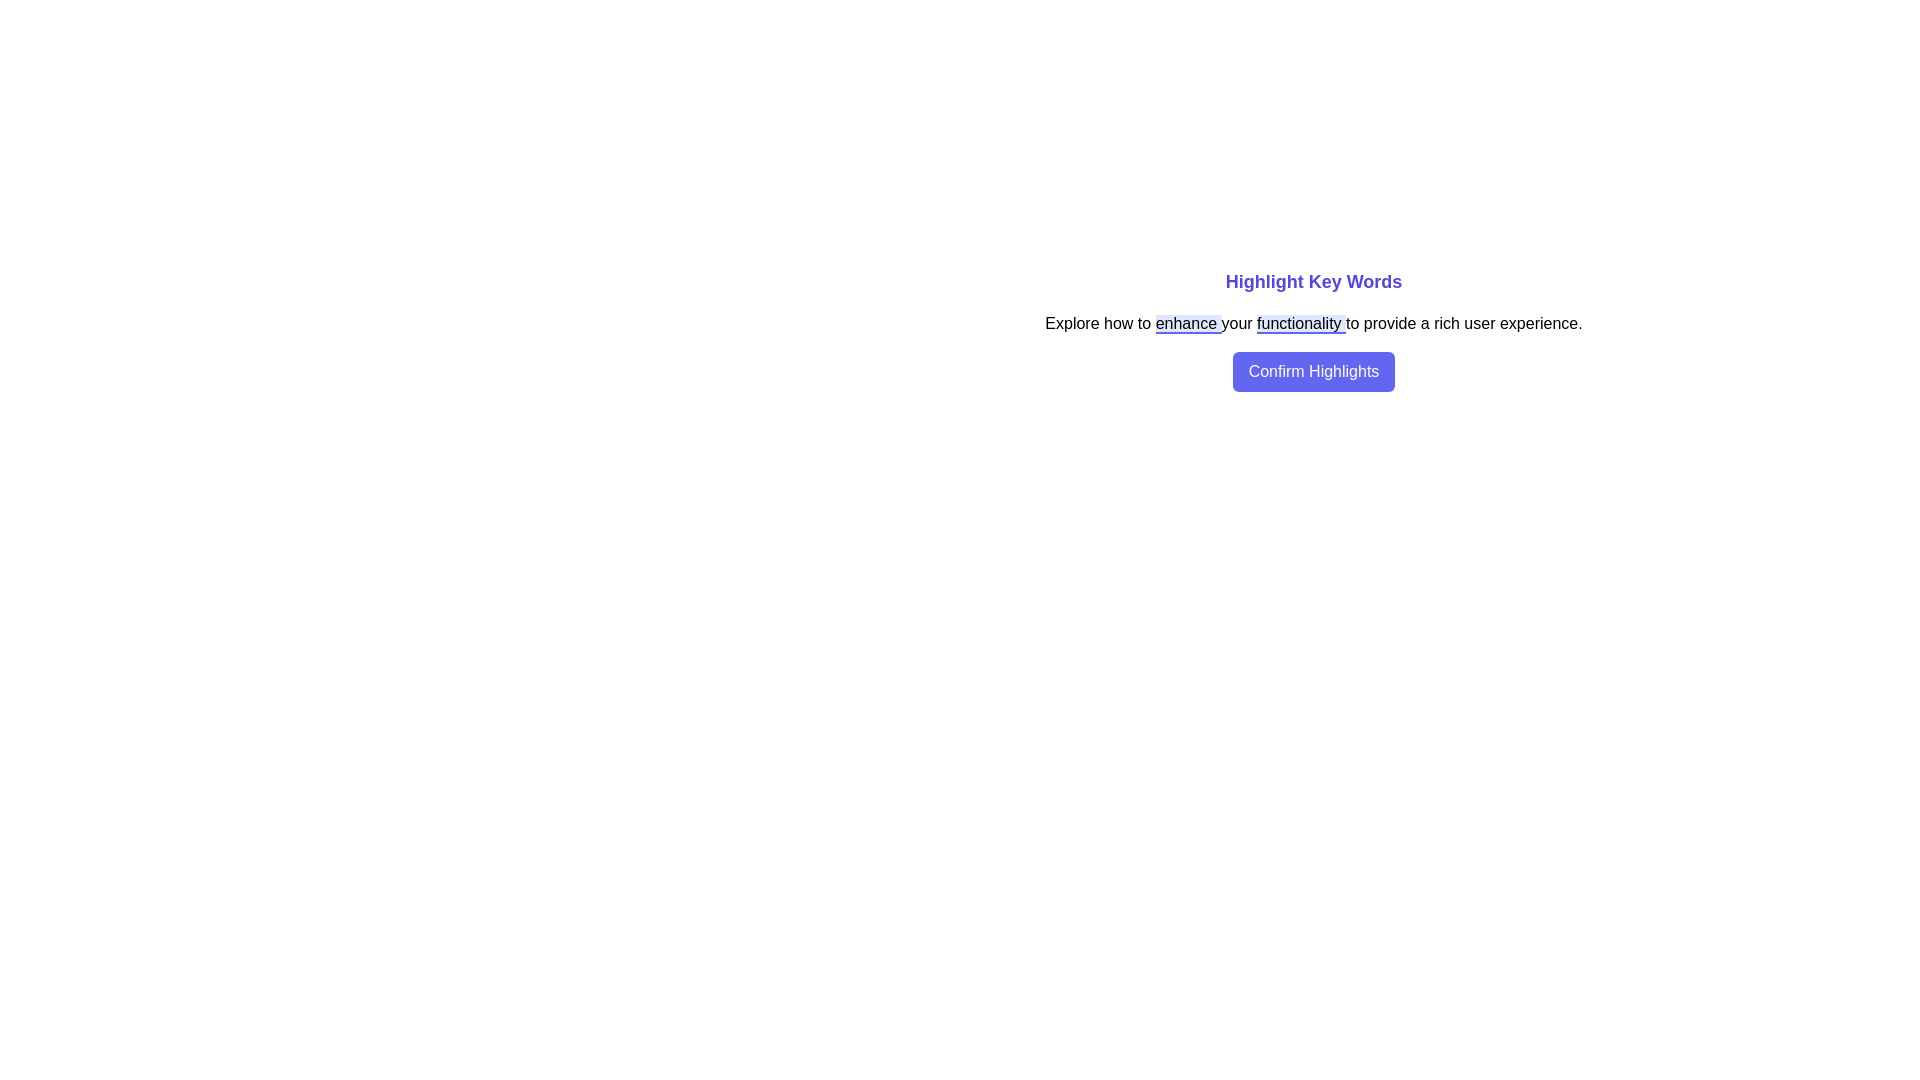 The height and width of the screenshot is (1080, 1920). Describe the element at coordinates (1314, 329) in the screenshot. I see `the textual paragraph element containing highlighted words like 'enhance' and 'functionality', located in the modal titled 'Highlight Key Words'` at that location.